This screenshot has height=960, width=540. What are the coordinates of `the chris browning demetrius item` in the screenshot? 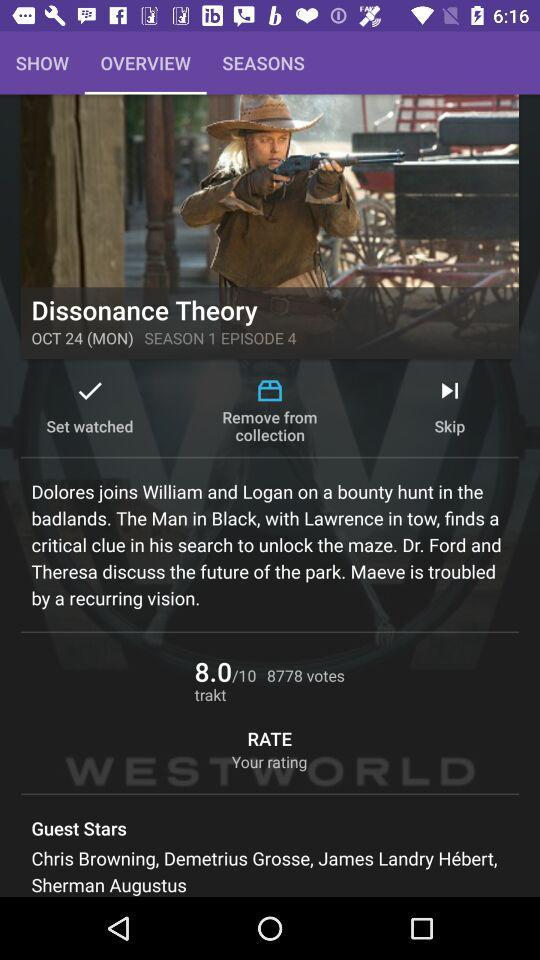 It's located at (270, 870).